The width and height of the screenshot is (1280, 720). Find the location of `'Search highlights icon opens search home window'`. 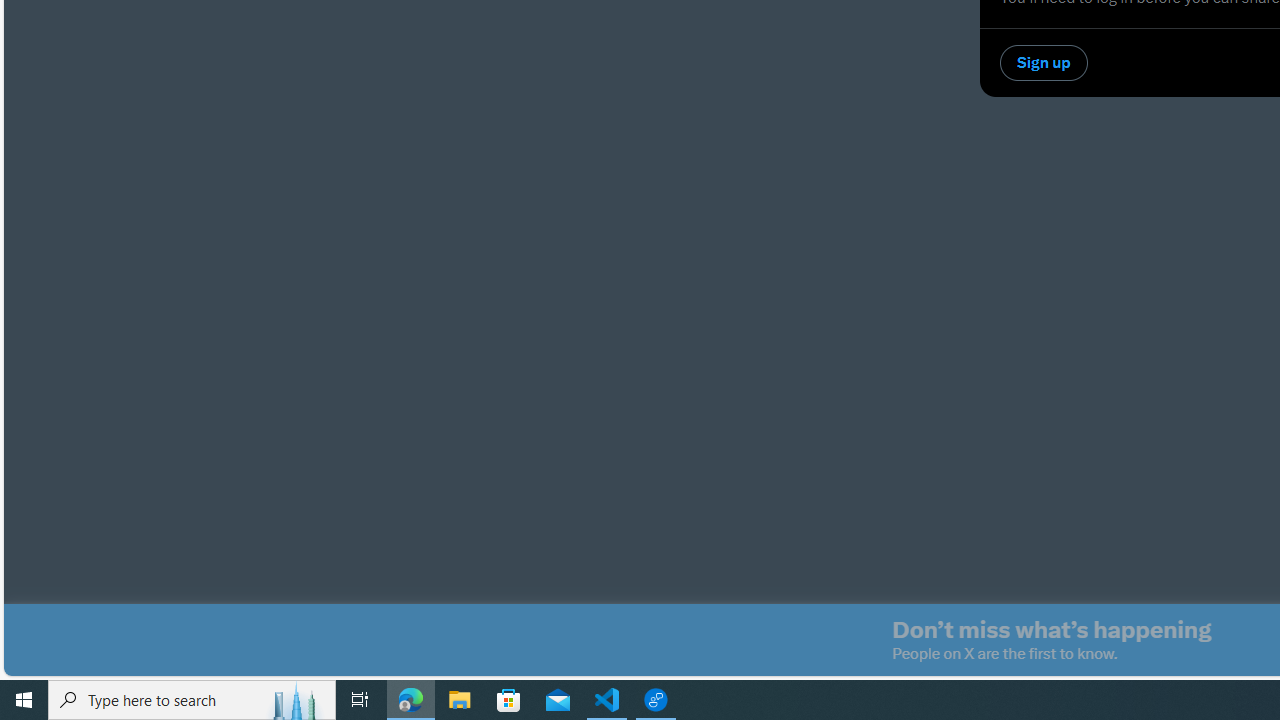

'Search highlights icon opens search home window' is located at coordinates (294, 698).